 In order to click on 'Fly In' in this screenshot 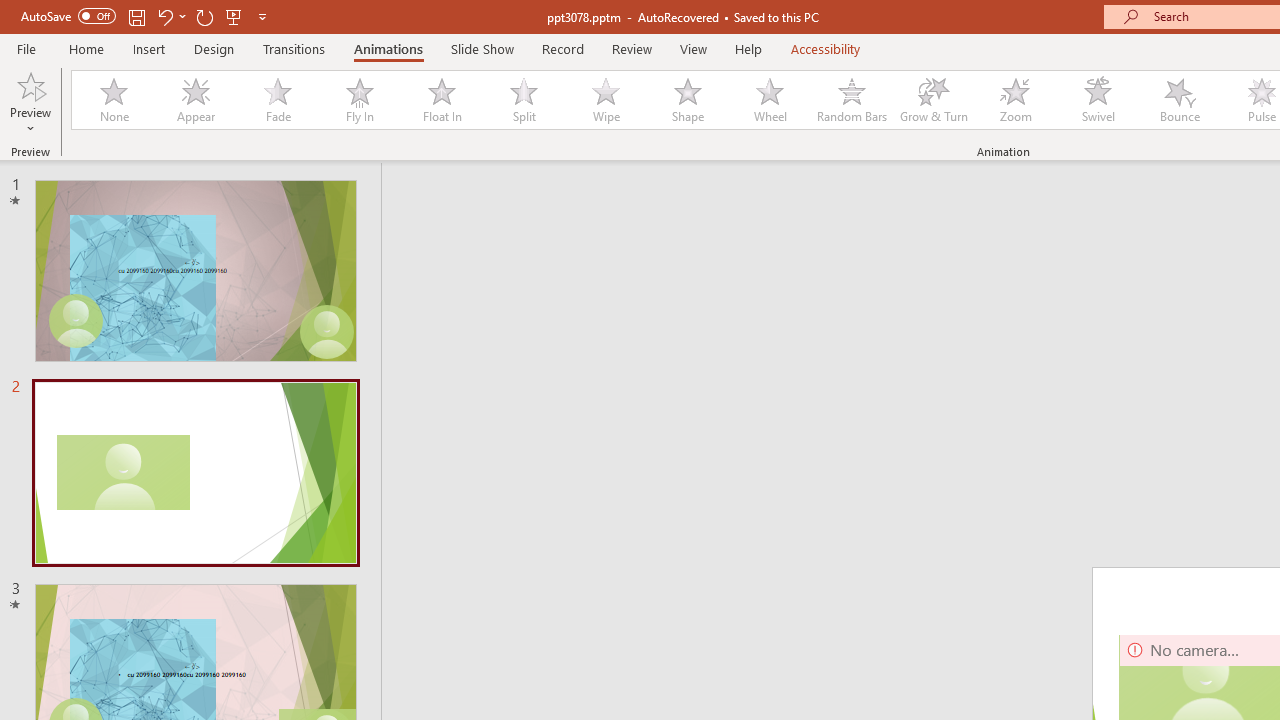, I will do `click(359, 100)`.